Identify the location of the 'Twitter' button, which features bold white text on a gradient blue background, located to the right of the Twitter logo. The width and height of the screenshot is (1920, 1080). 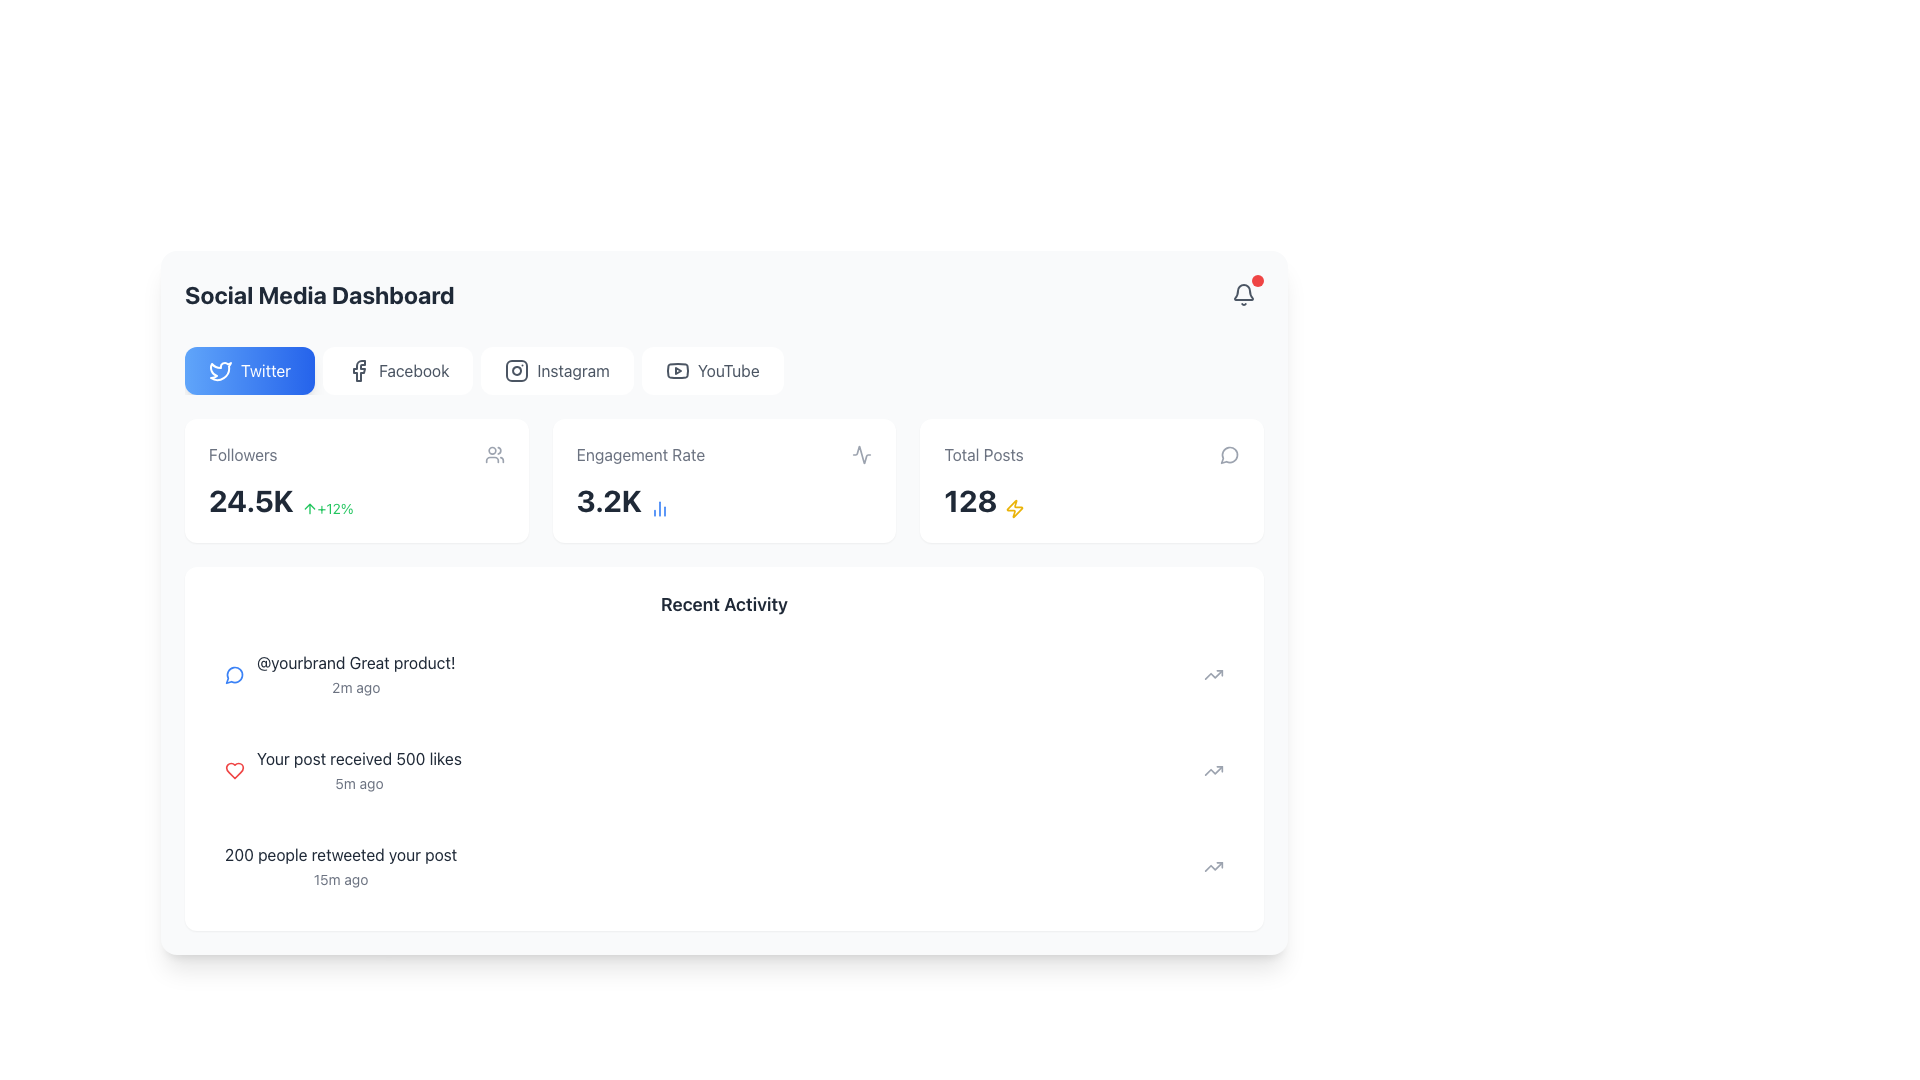
(265, 370).